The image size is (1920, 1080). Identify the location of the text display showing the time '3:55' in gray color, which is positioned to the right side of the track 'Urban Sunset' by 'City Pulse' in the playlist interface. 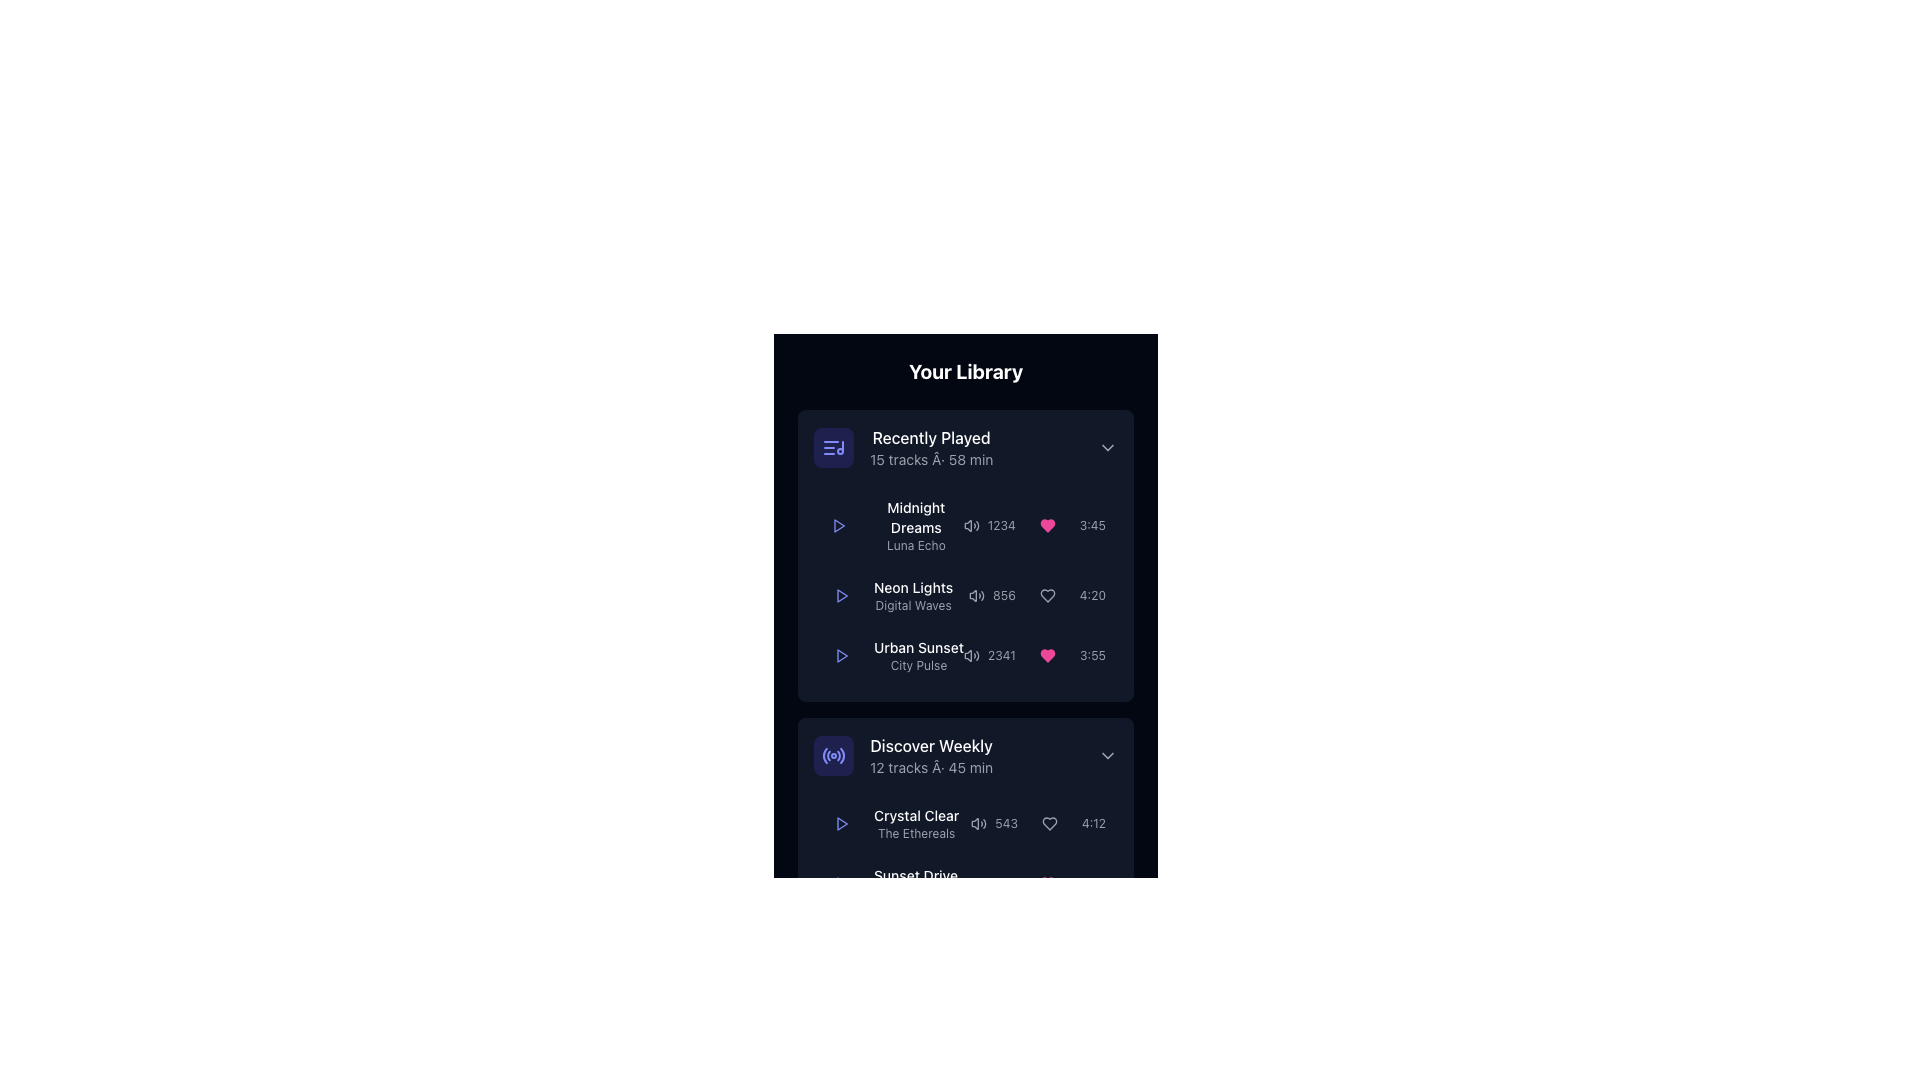
(1091, 655).